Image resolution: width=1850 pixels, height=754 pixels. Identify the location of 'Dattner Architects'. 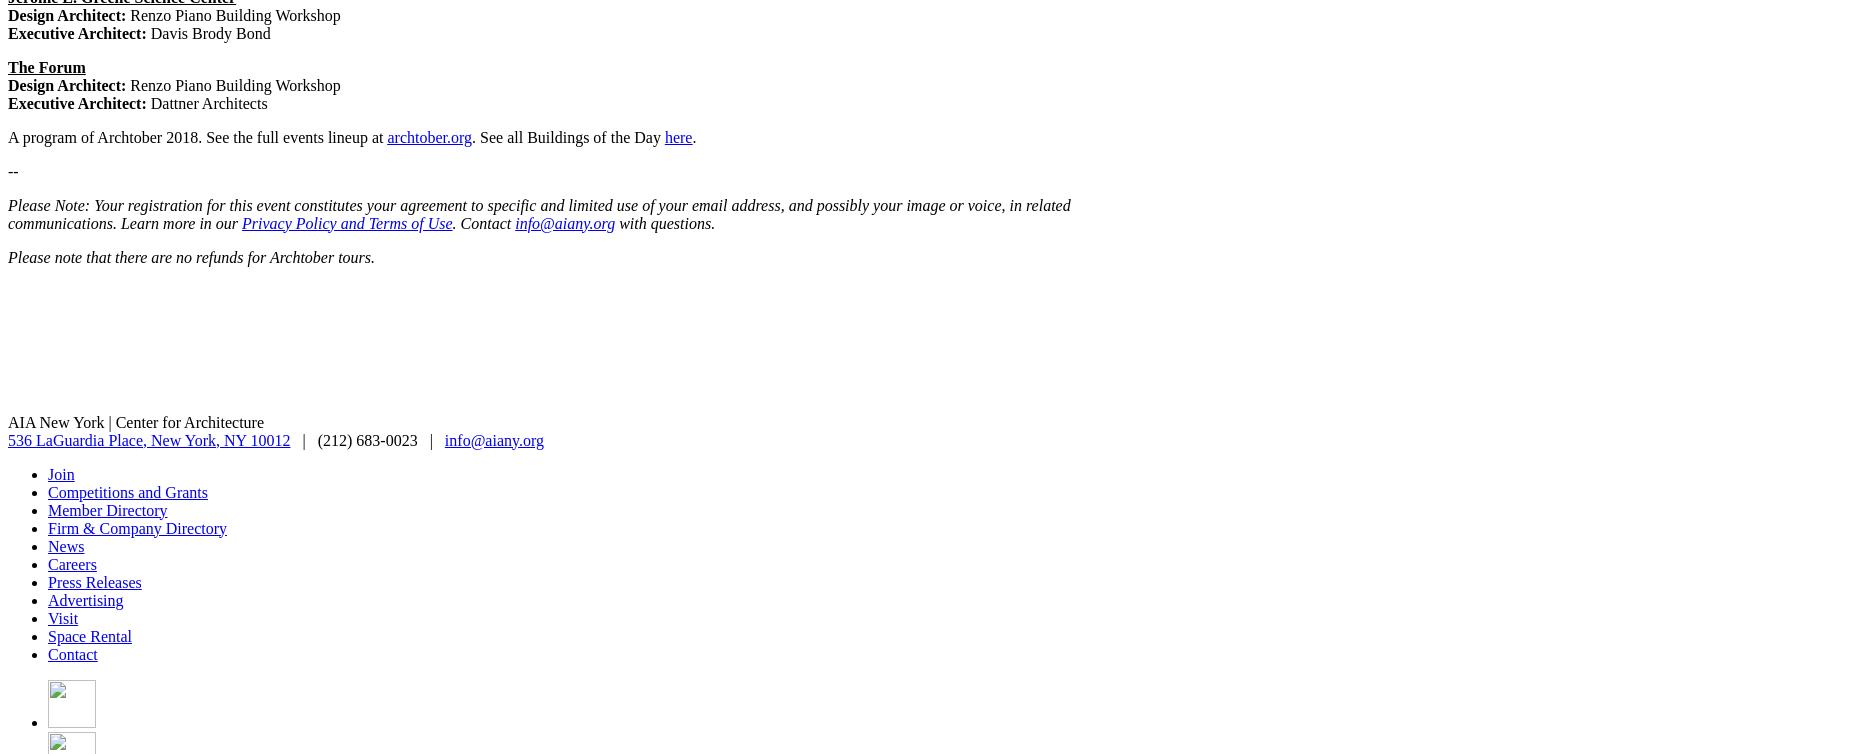
(205, 102).